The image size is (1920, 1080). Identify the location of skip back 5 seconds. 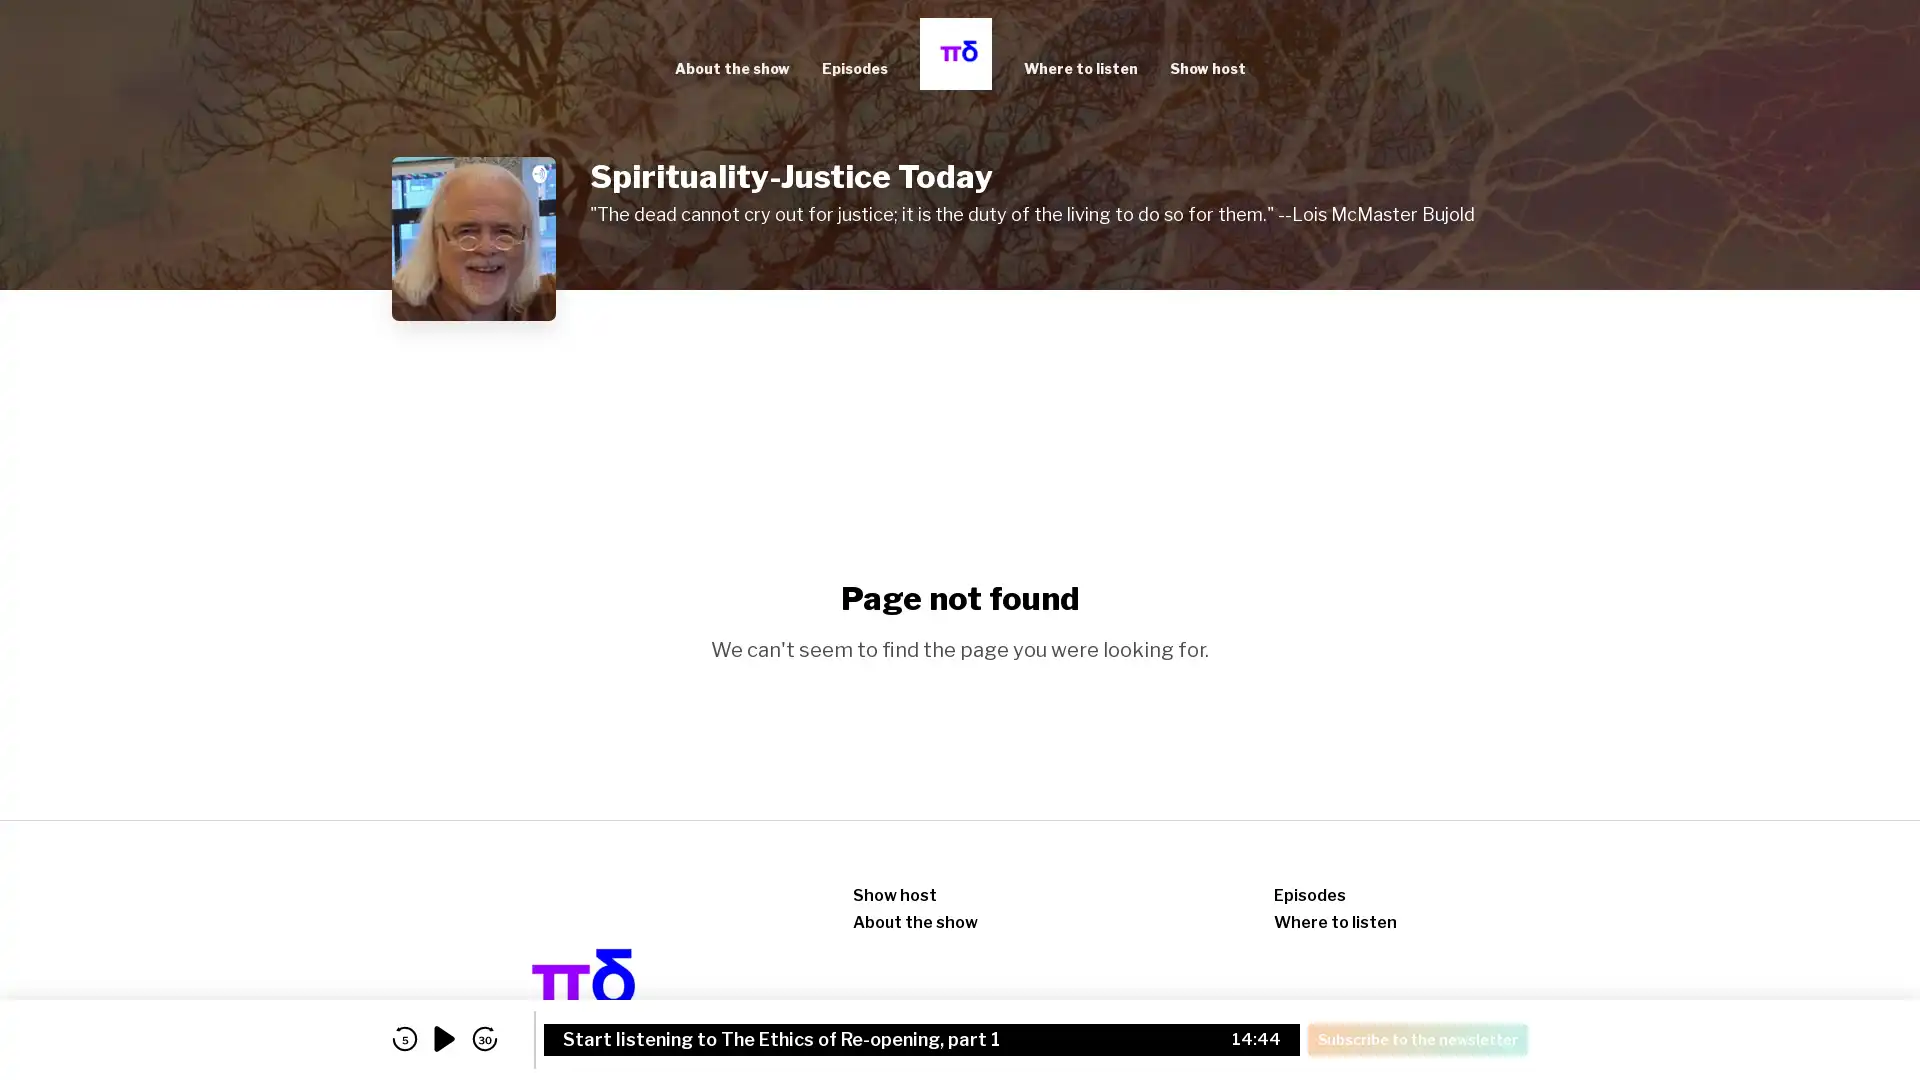
(403, 1038).